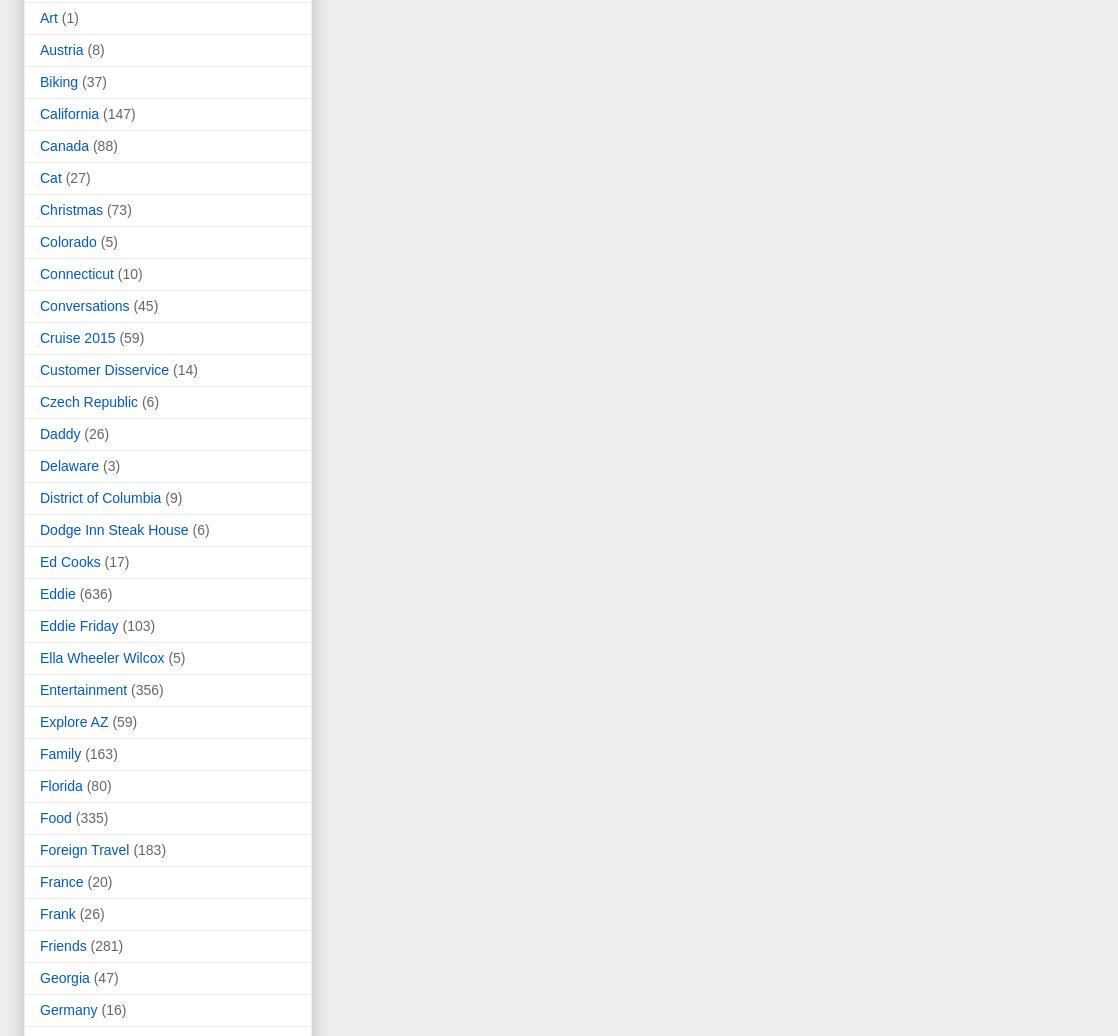 Image resolution: width=1118 pixels, height=1036 pixels. What do you see at coordinates (95, 50) in the screenshot?
I see `'(8)'` at bounding box center [95, 50].